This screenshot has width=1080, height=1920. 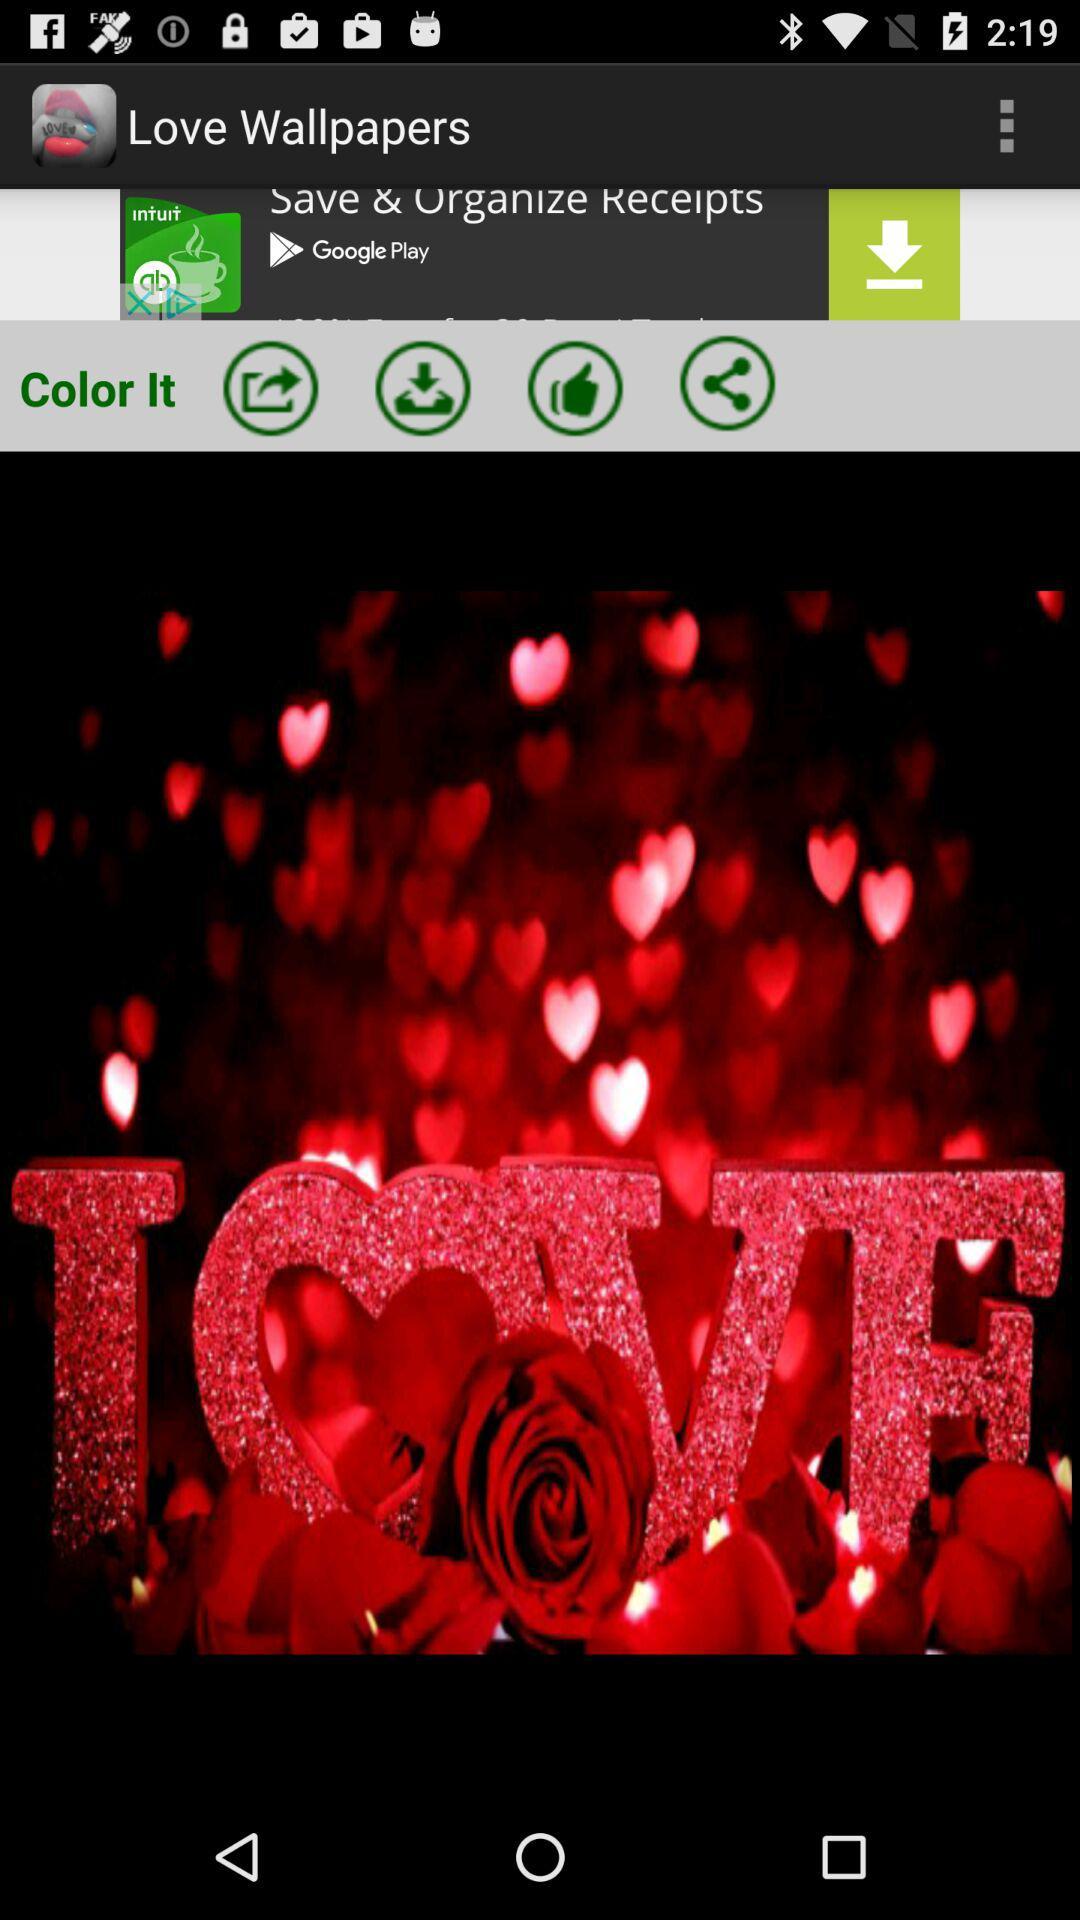 What do you see at coordinates (727, 383) in the screenshot?
I see `share the wallpaper` at bounding box center [727, 383].